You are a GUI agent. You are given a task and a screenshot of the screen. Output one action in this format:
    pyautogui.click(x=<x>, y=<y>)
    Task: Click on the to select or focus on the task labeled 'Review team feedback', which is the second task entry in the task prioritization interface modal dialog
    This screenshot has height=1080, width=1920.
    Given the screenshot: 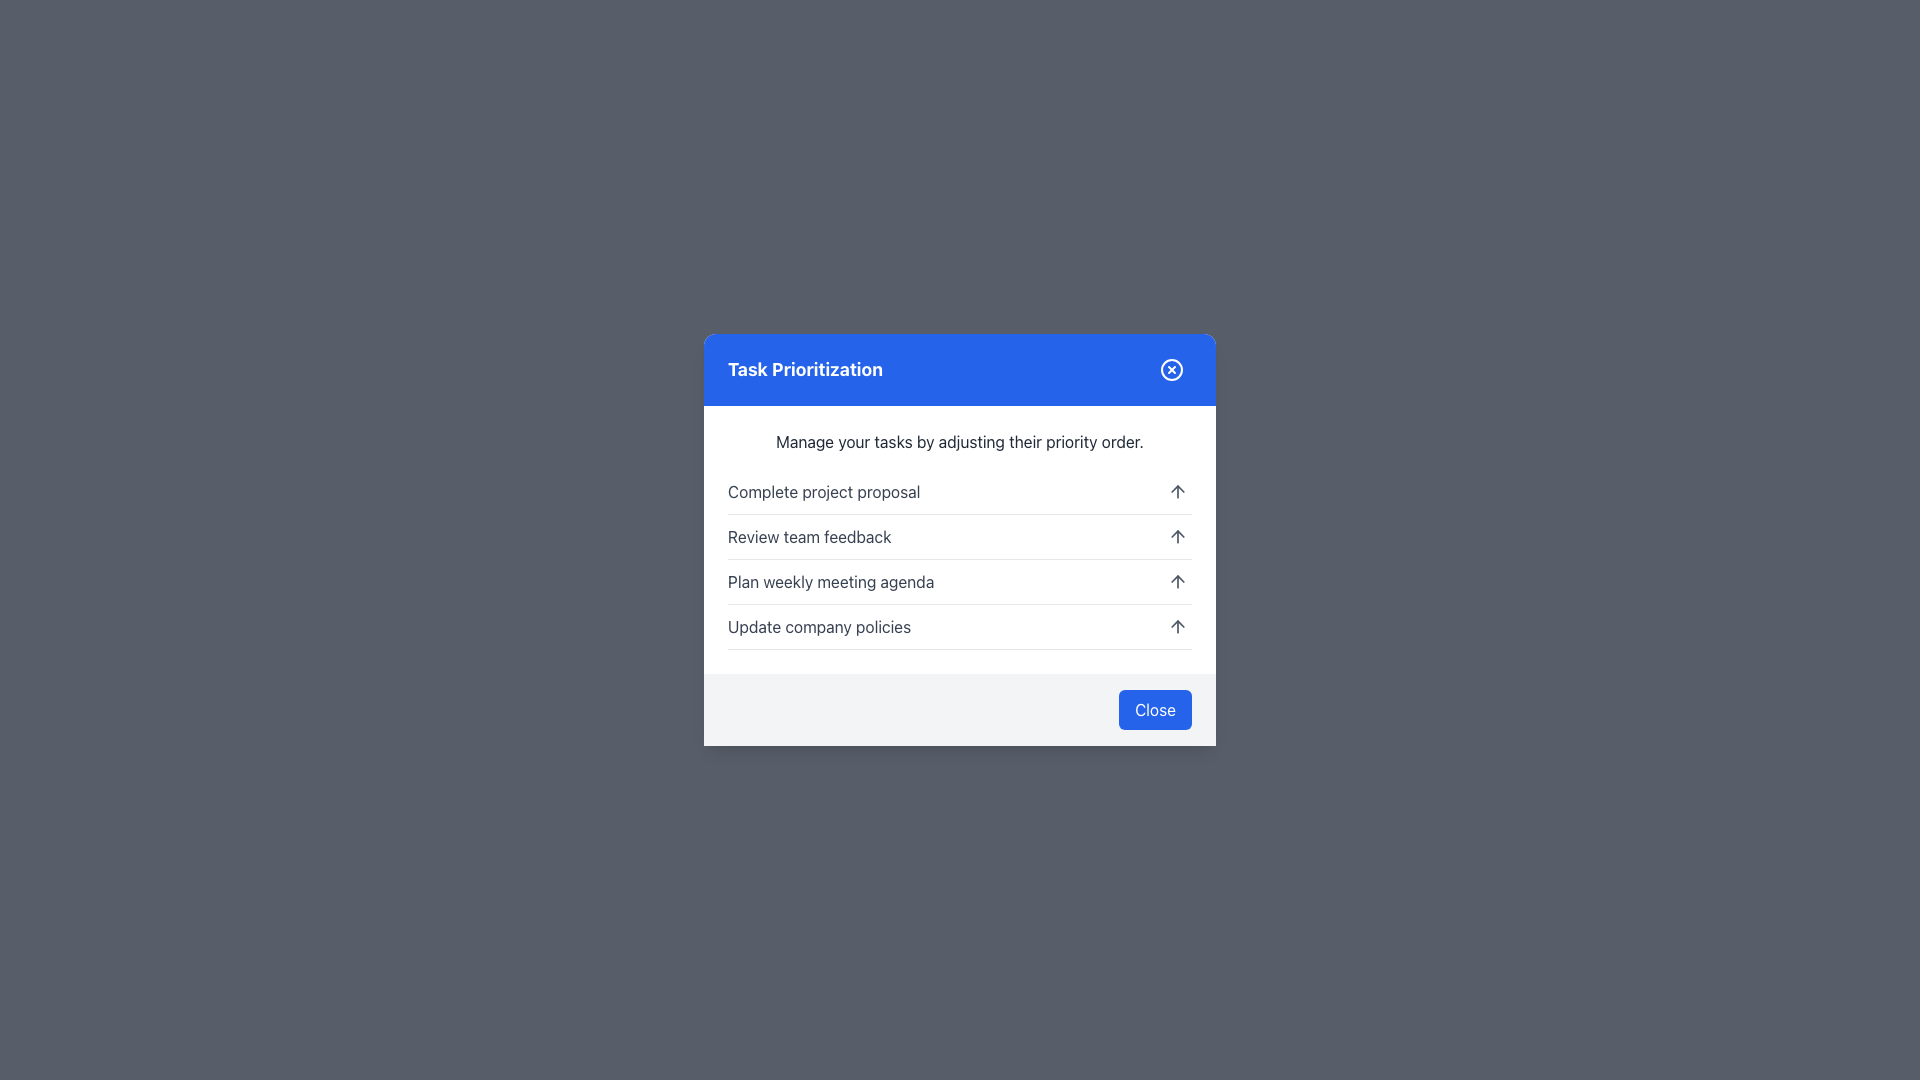 What is the action you would take?
    pyautogui.click(x=960, y=540)
    